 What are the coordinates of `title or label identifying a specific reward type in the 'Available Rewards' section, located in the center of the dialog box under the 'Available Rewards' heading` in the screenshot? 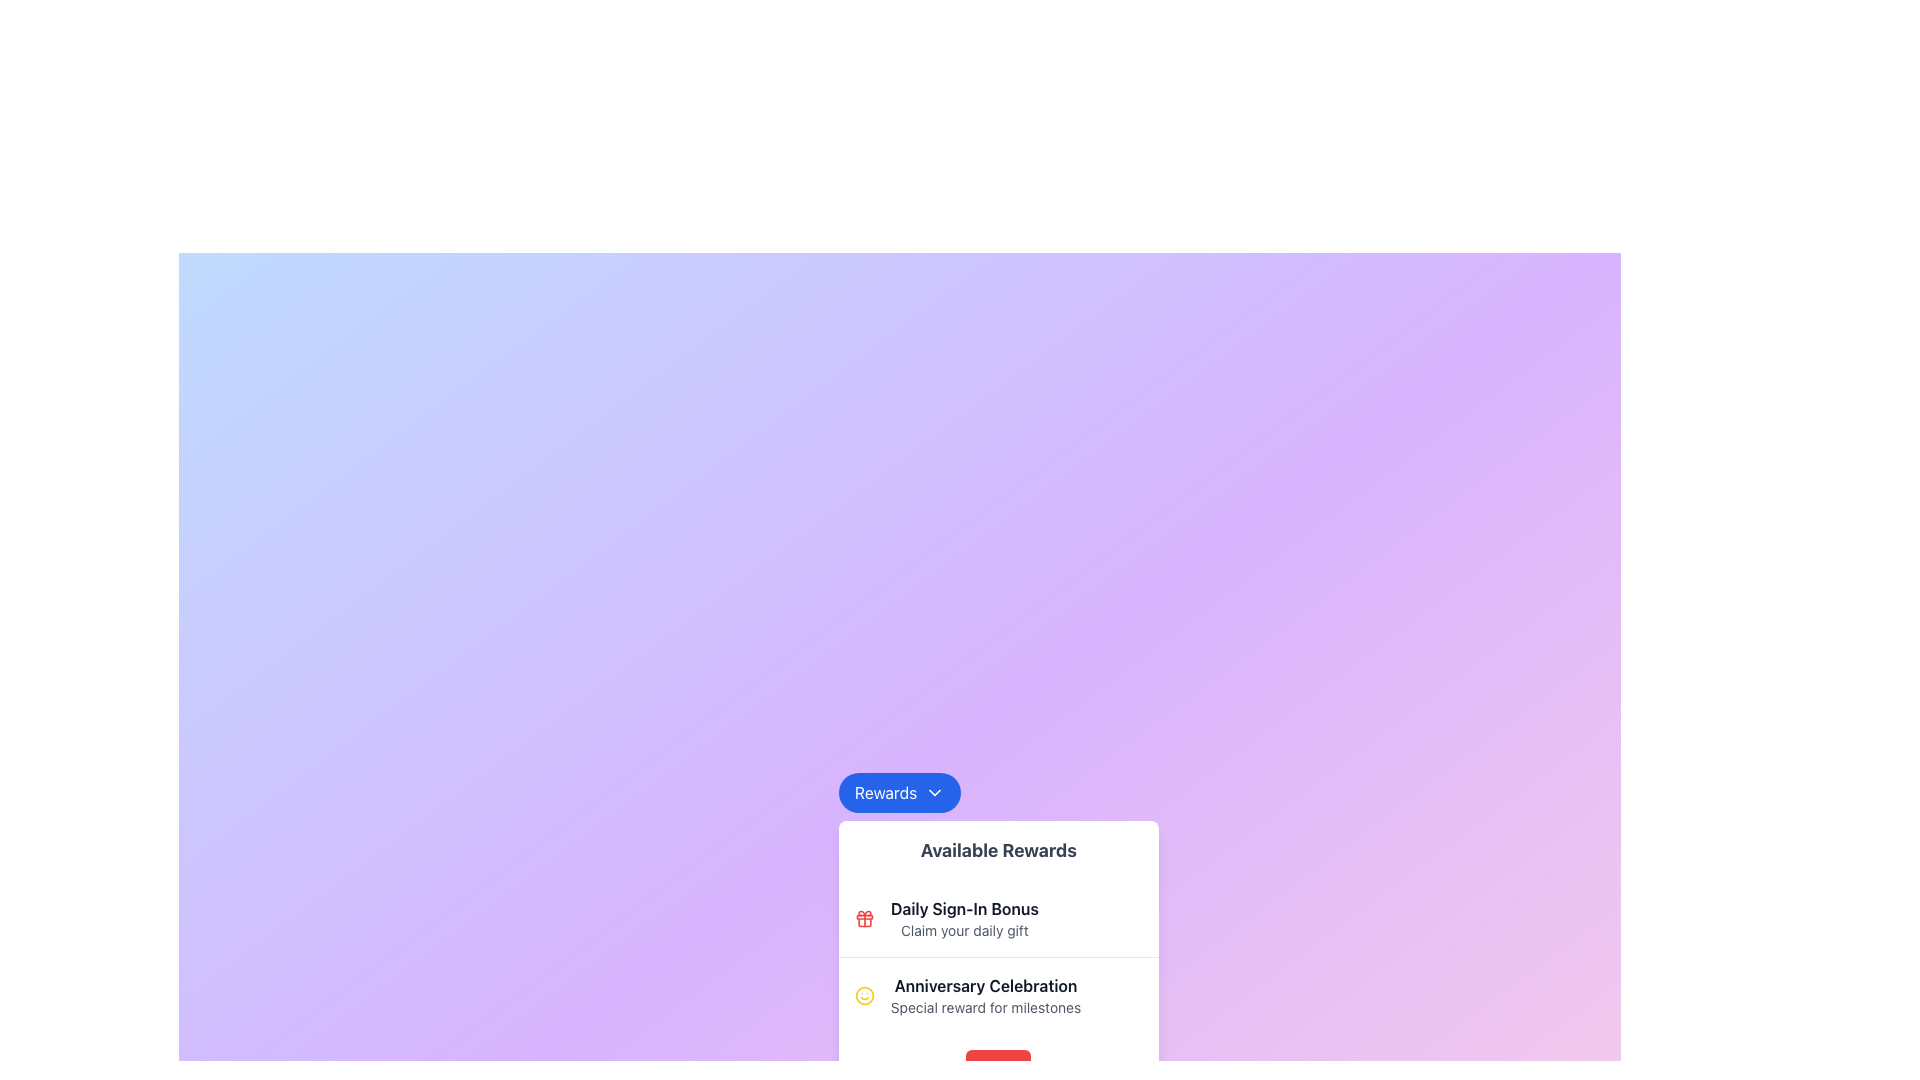 It's located at (986, 985).